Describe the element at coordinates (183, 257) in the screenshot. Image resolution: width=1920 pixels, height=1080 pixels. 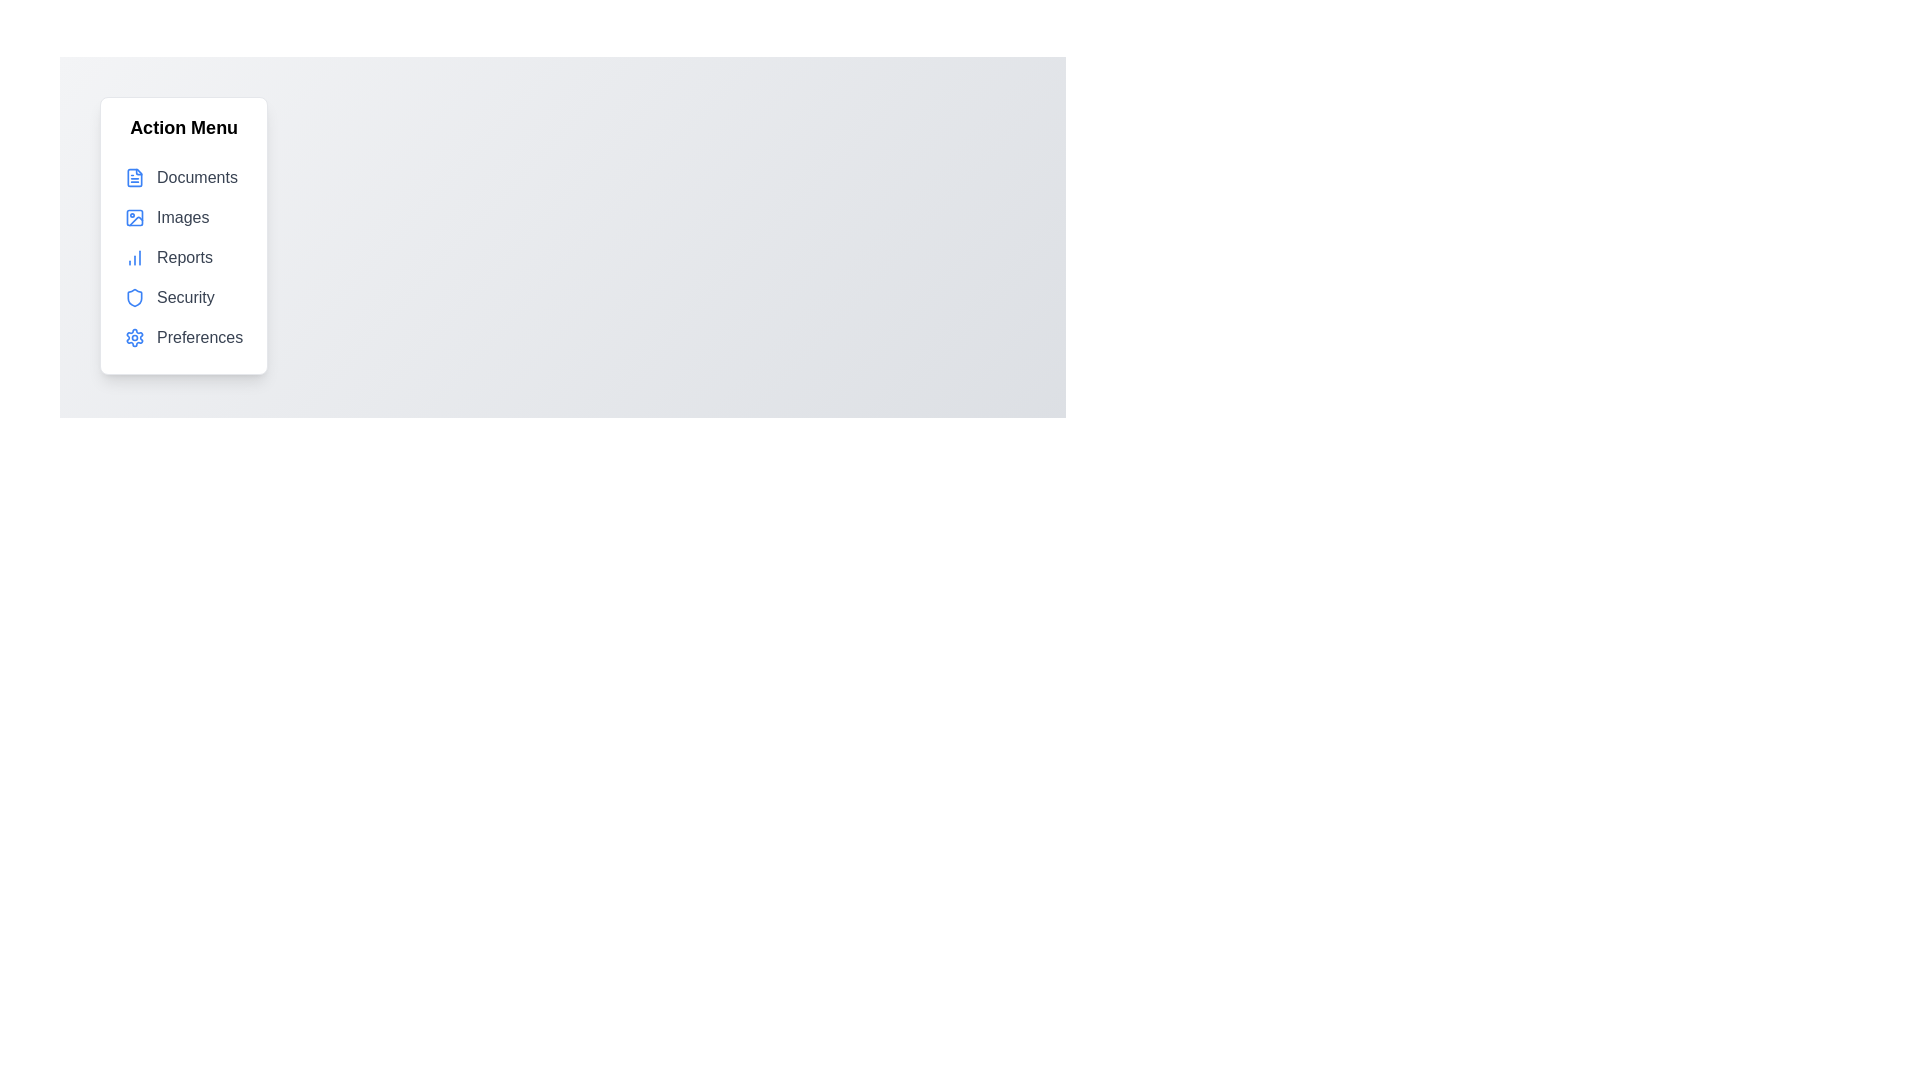
I see `the menu item labeled Reports to highlight it` at that location.